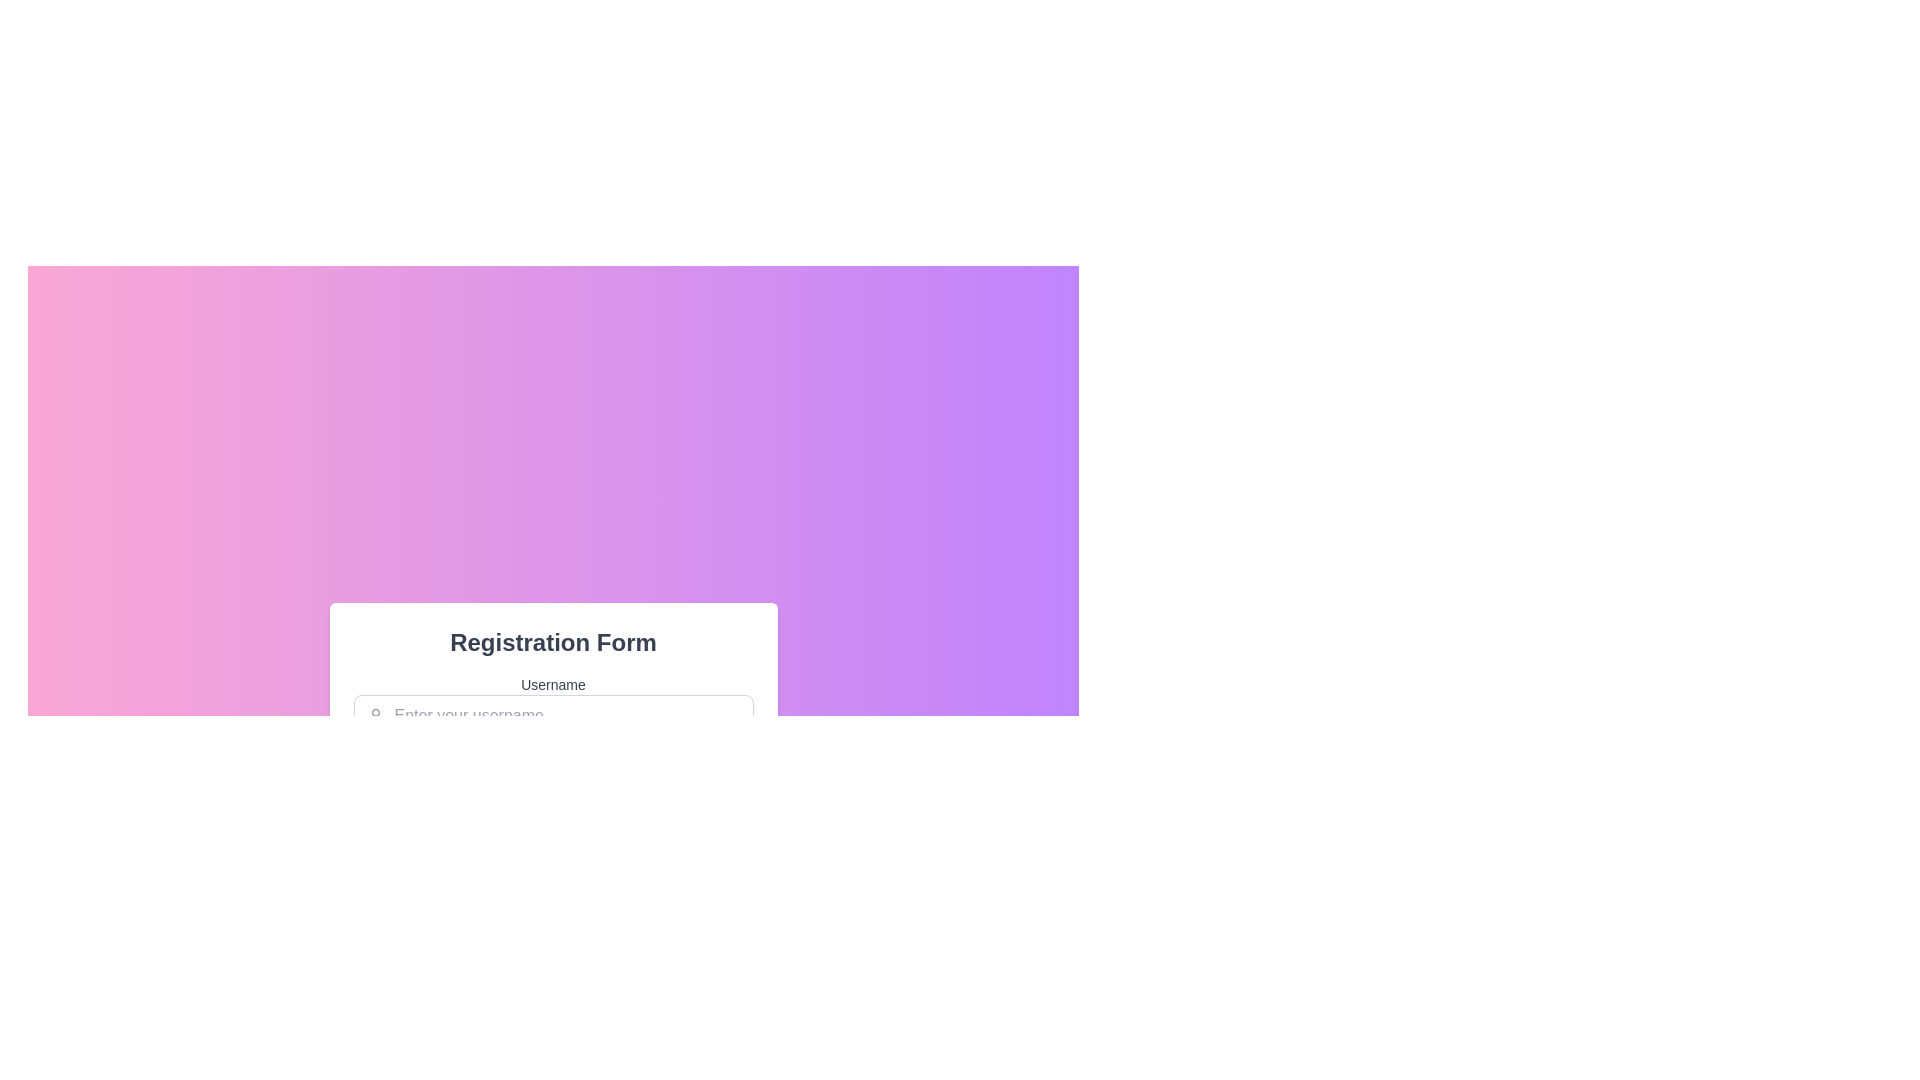 This screenshot has width=1920, height=1080. What do you see at coordinates (375, 716) in the screenshot?
I see `the icon indicating the purpose of the adjacent input field for entering a username, which is positioned near the top-left corner of the field` at bounding box center [375, 716].